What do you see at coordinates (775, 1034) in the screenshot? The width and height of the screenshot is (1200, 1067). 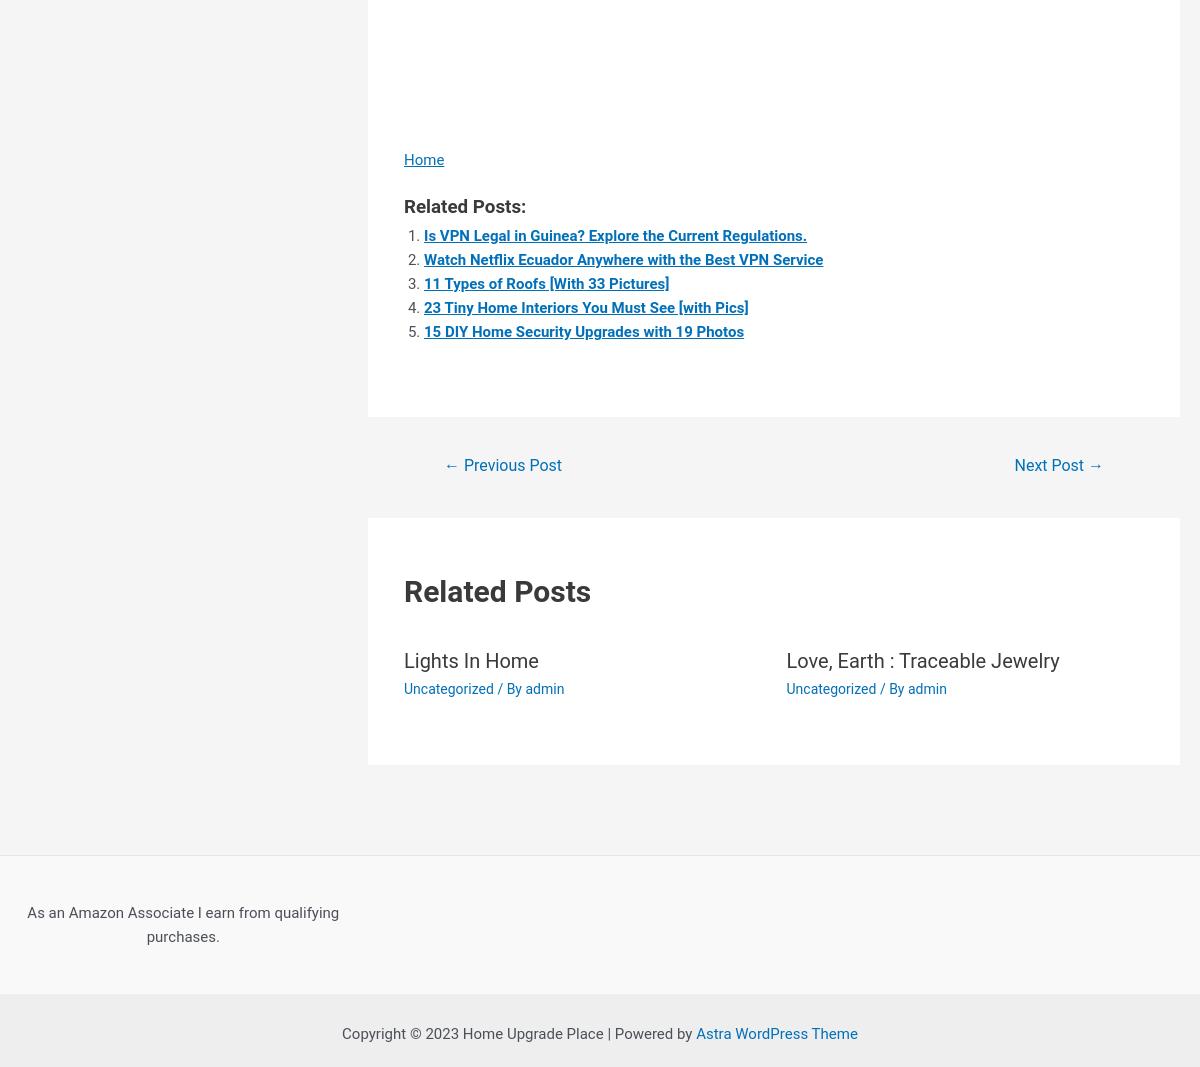 I see `'Astra WordPress Theme'` at bounding box center [775, 1034].